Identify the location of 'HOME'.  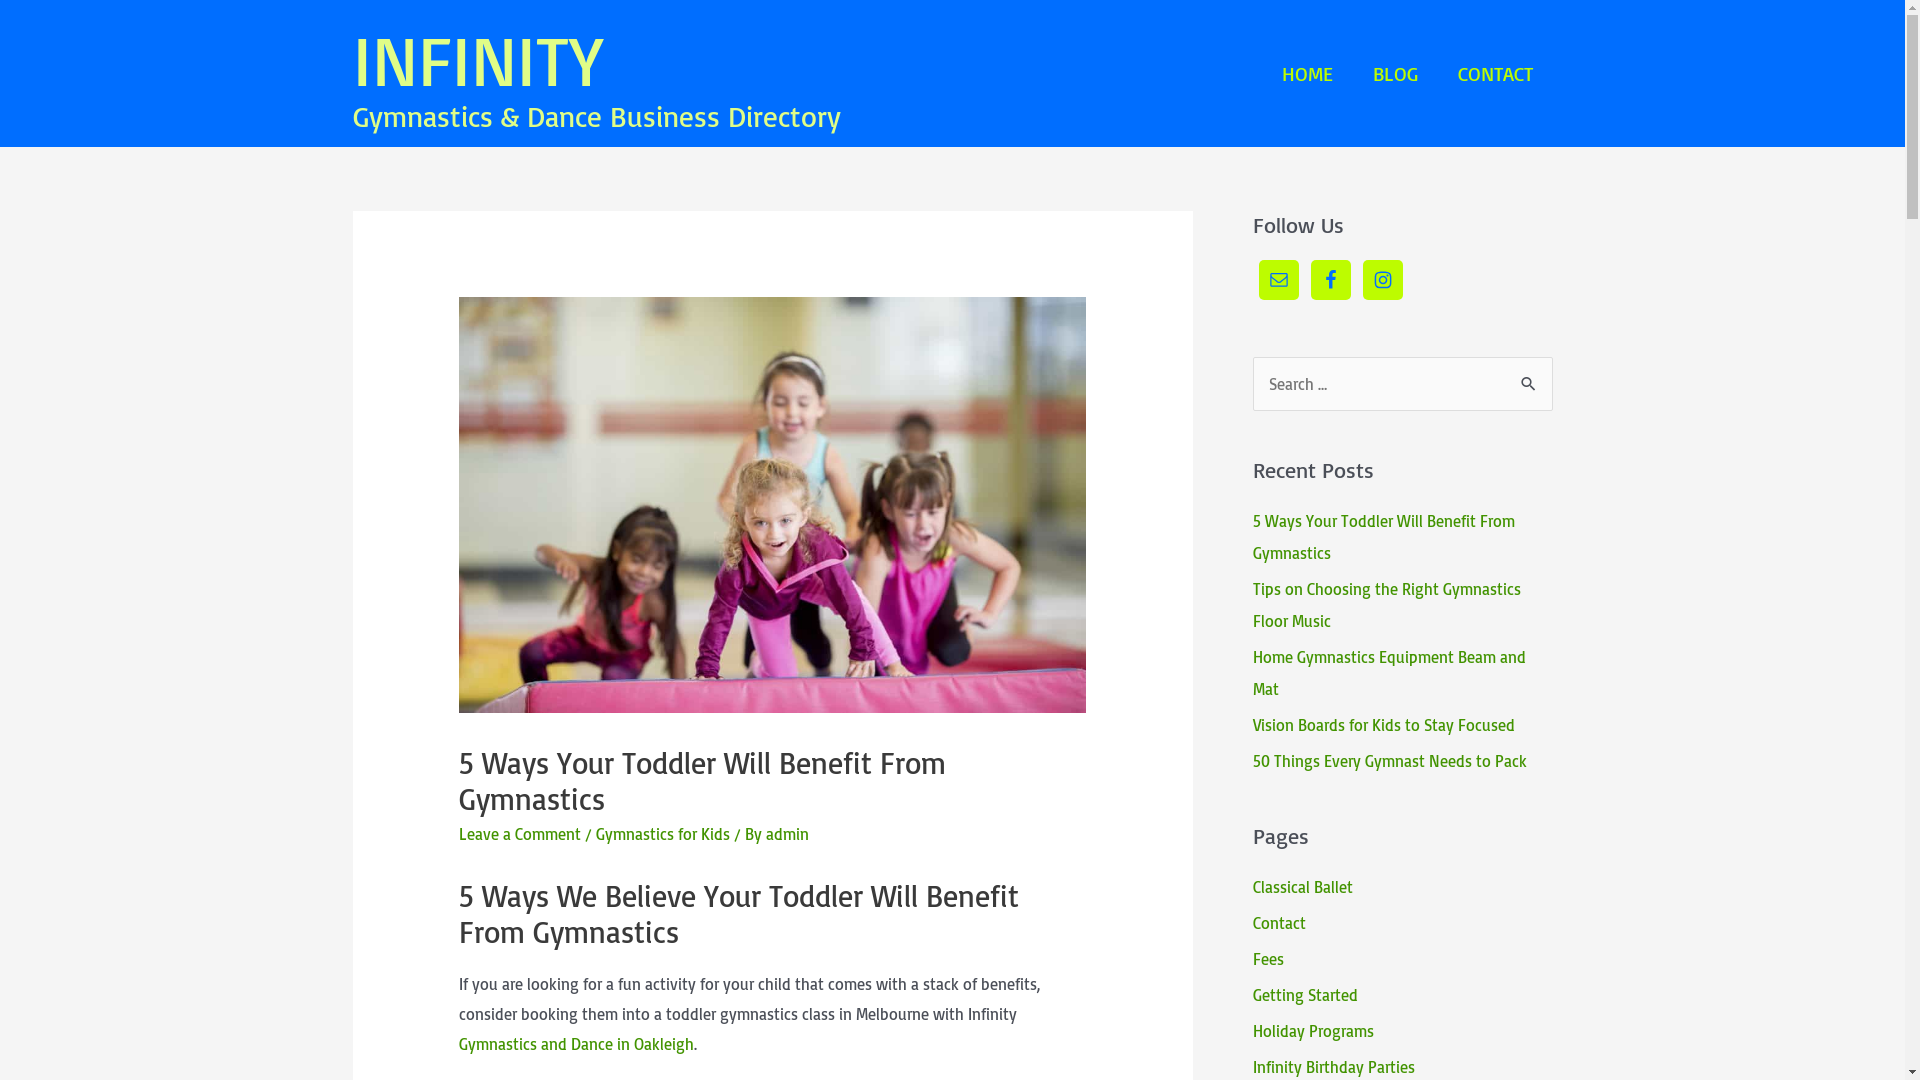
(1307, 72).